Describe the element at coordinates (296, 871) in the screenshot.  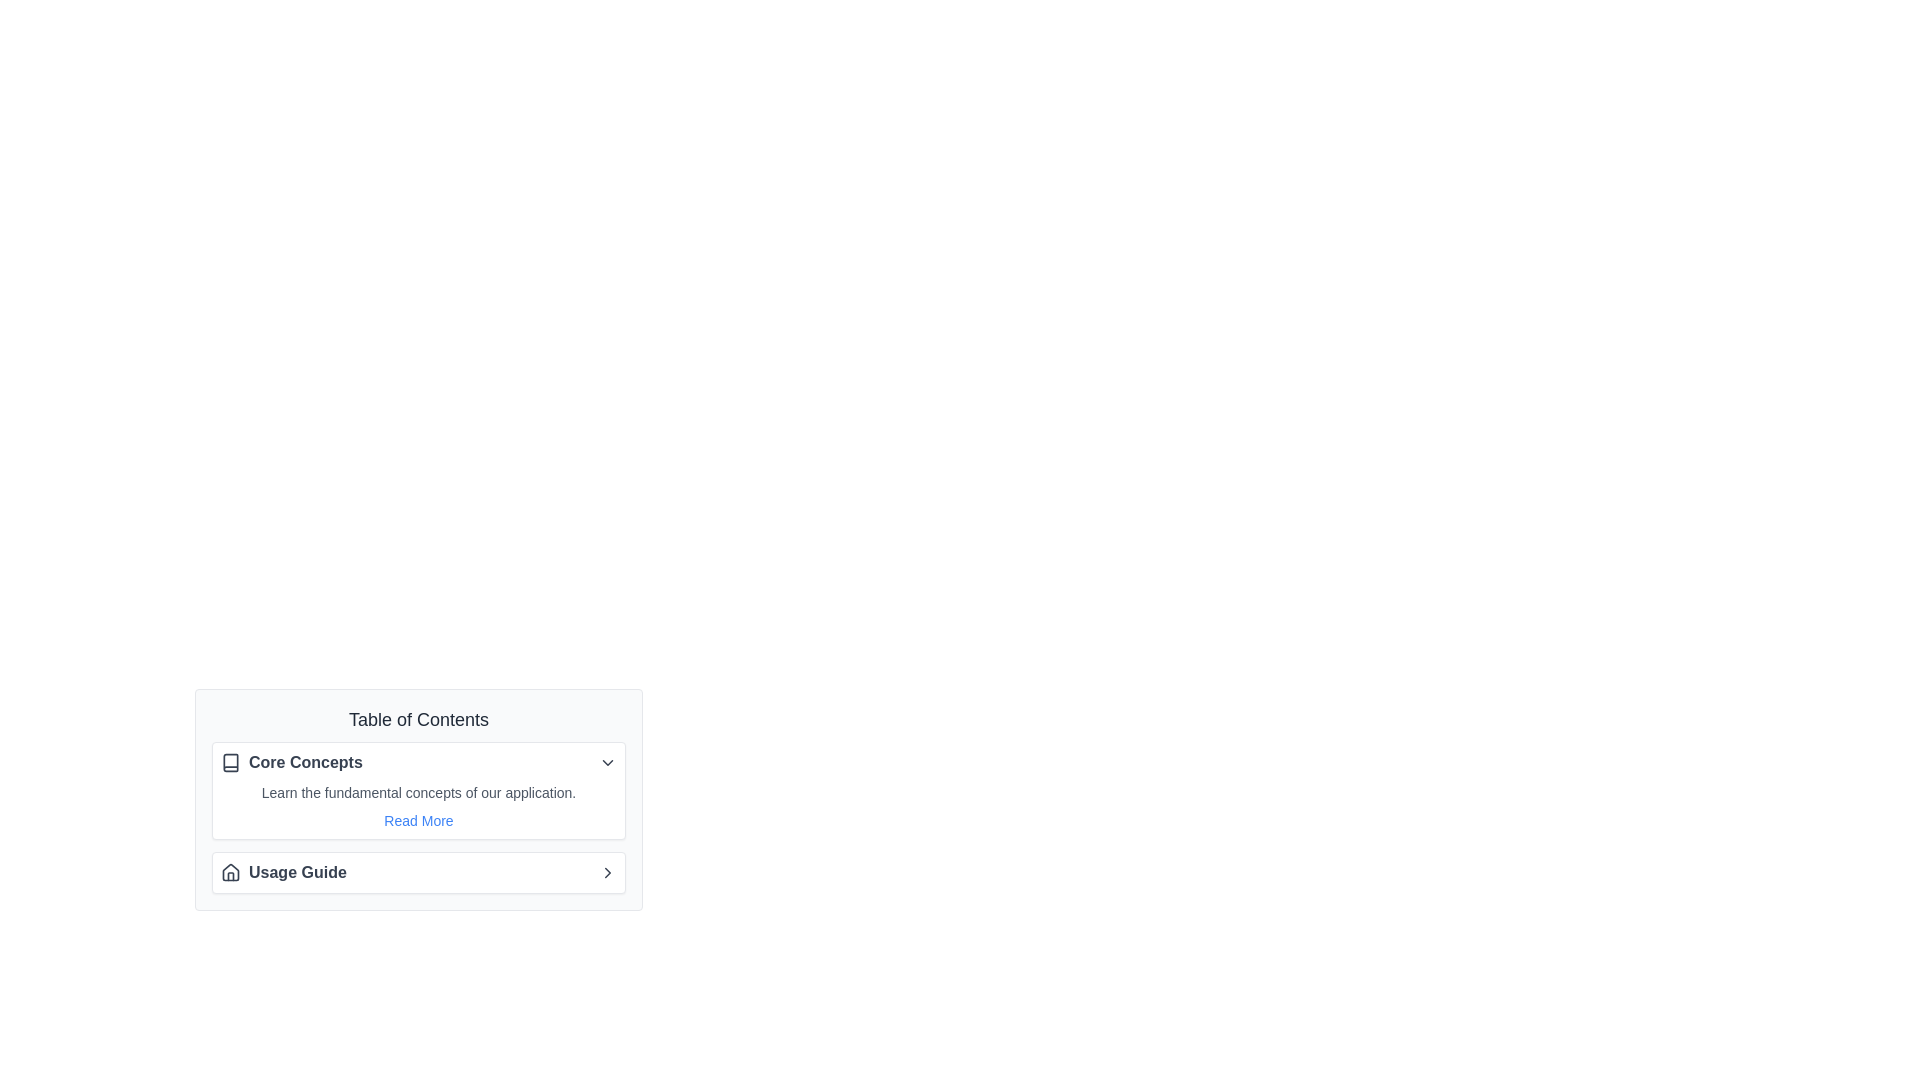
I see `the text label located at the bottom of the 'Table of Contents' card, below 'Core Concepts'` at that location.